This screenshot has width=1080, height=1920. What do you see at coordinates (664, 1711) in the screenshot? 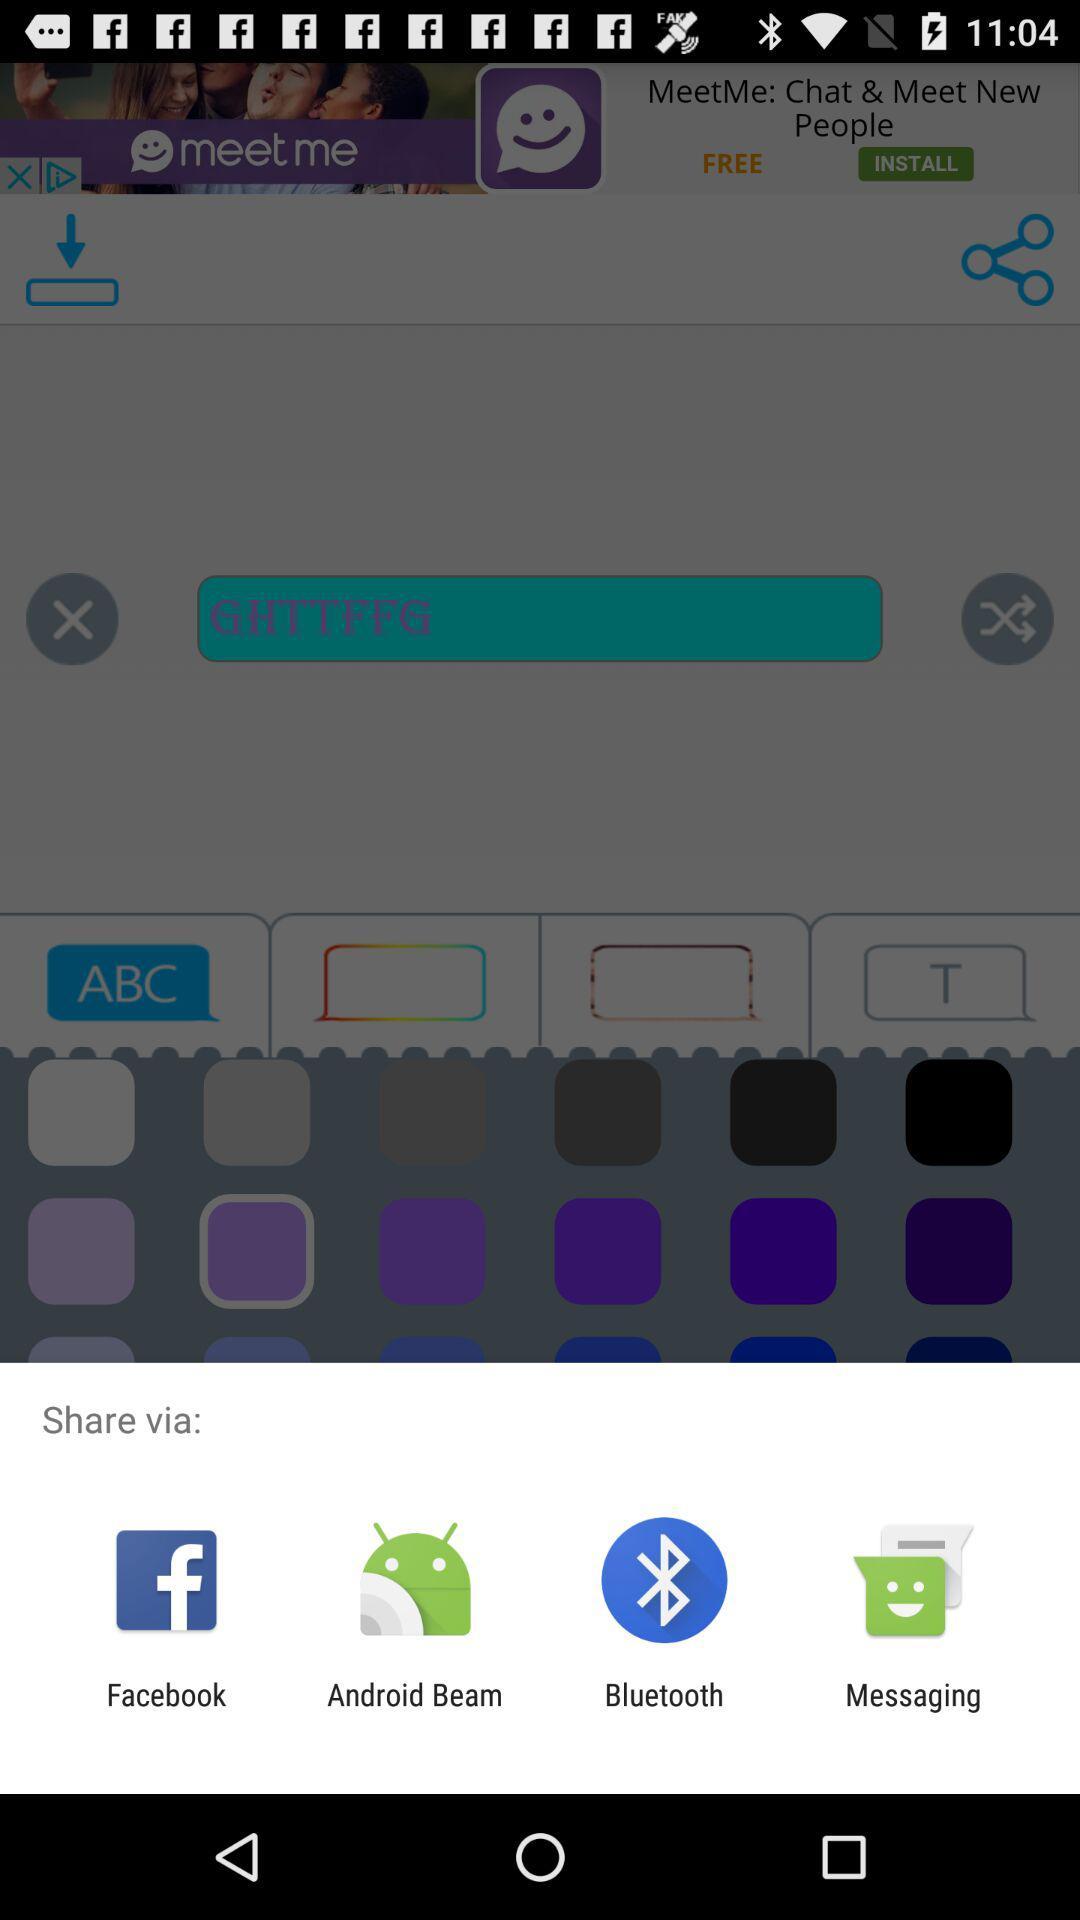
I see `app to the right of the android beam item` at bounding box center [664, 1711].